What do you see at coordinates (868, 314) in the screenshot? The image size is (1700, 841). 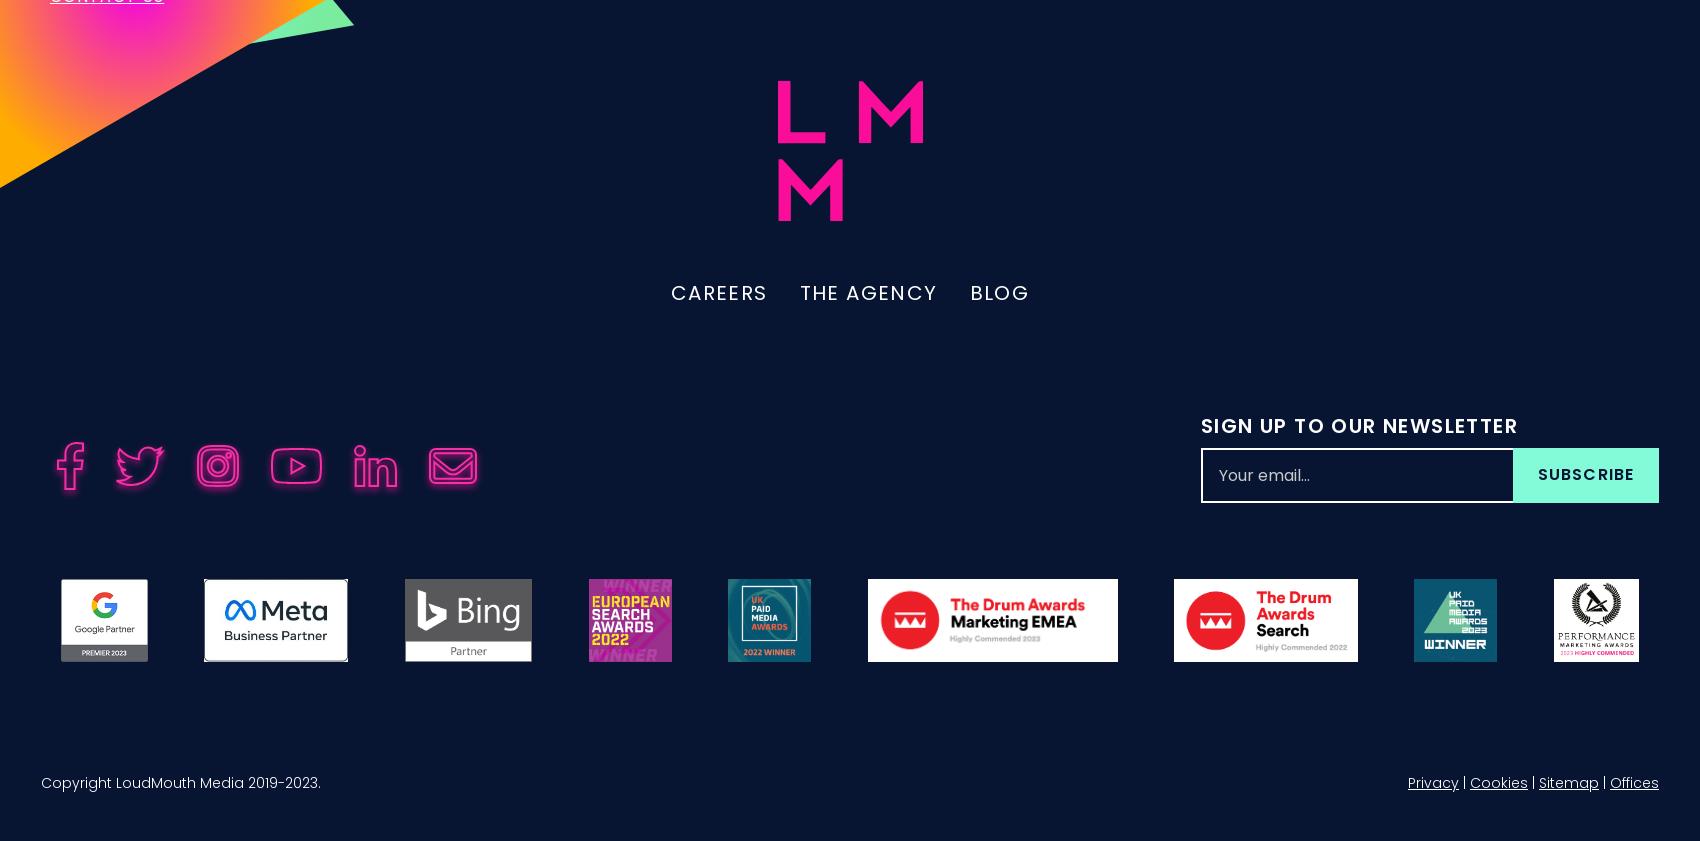 I see `'The Agency'` at bounding box center [868, 314].